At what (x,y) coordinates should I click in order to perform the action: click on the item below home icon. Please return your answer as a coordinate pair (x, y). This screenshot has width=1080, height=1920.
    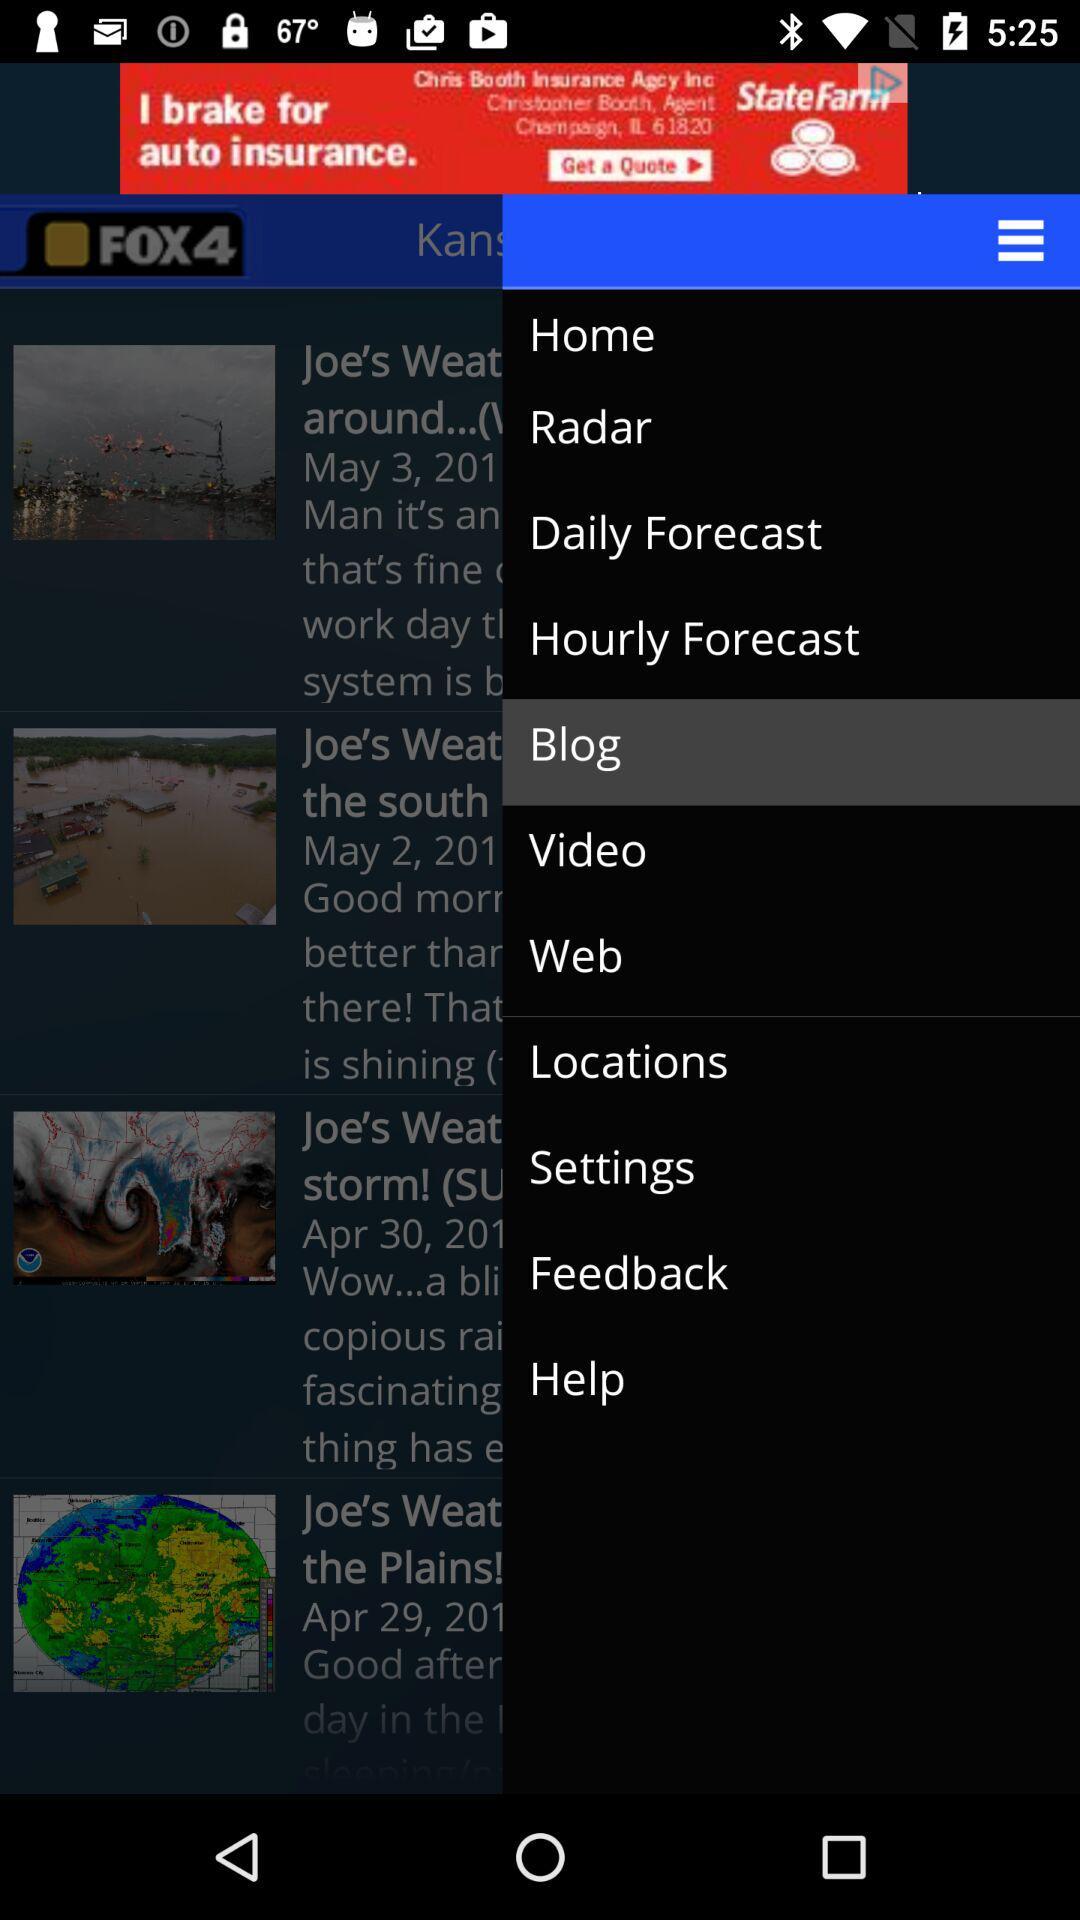
    Looking at the image, I should click on (774, 426).